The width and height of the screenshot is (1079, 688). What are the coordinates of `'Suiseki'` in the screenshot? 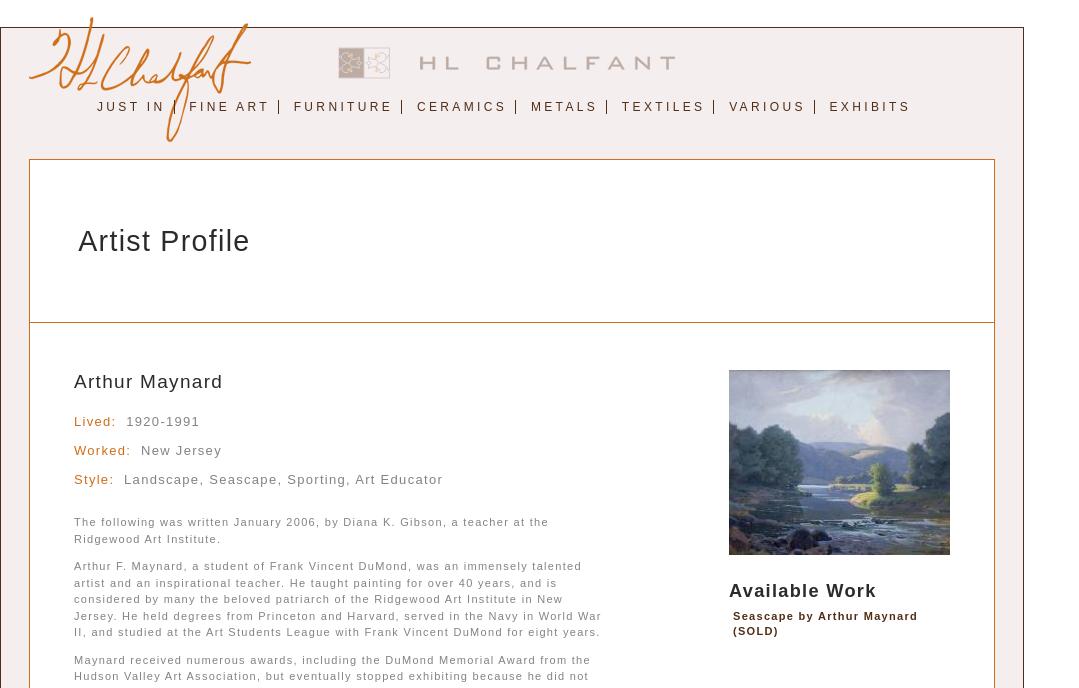 It's located at (766, 169).